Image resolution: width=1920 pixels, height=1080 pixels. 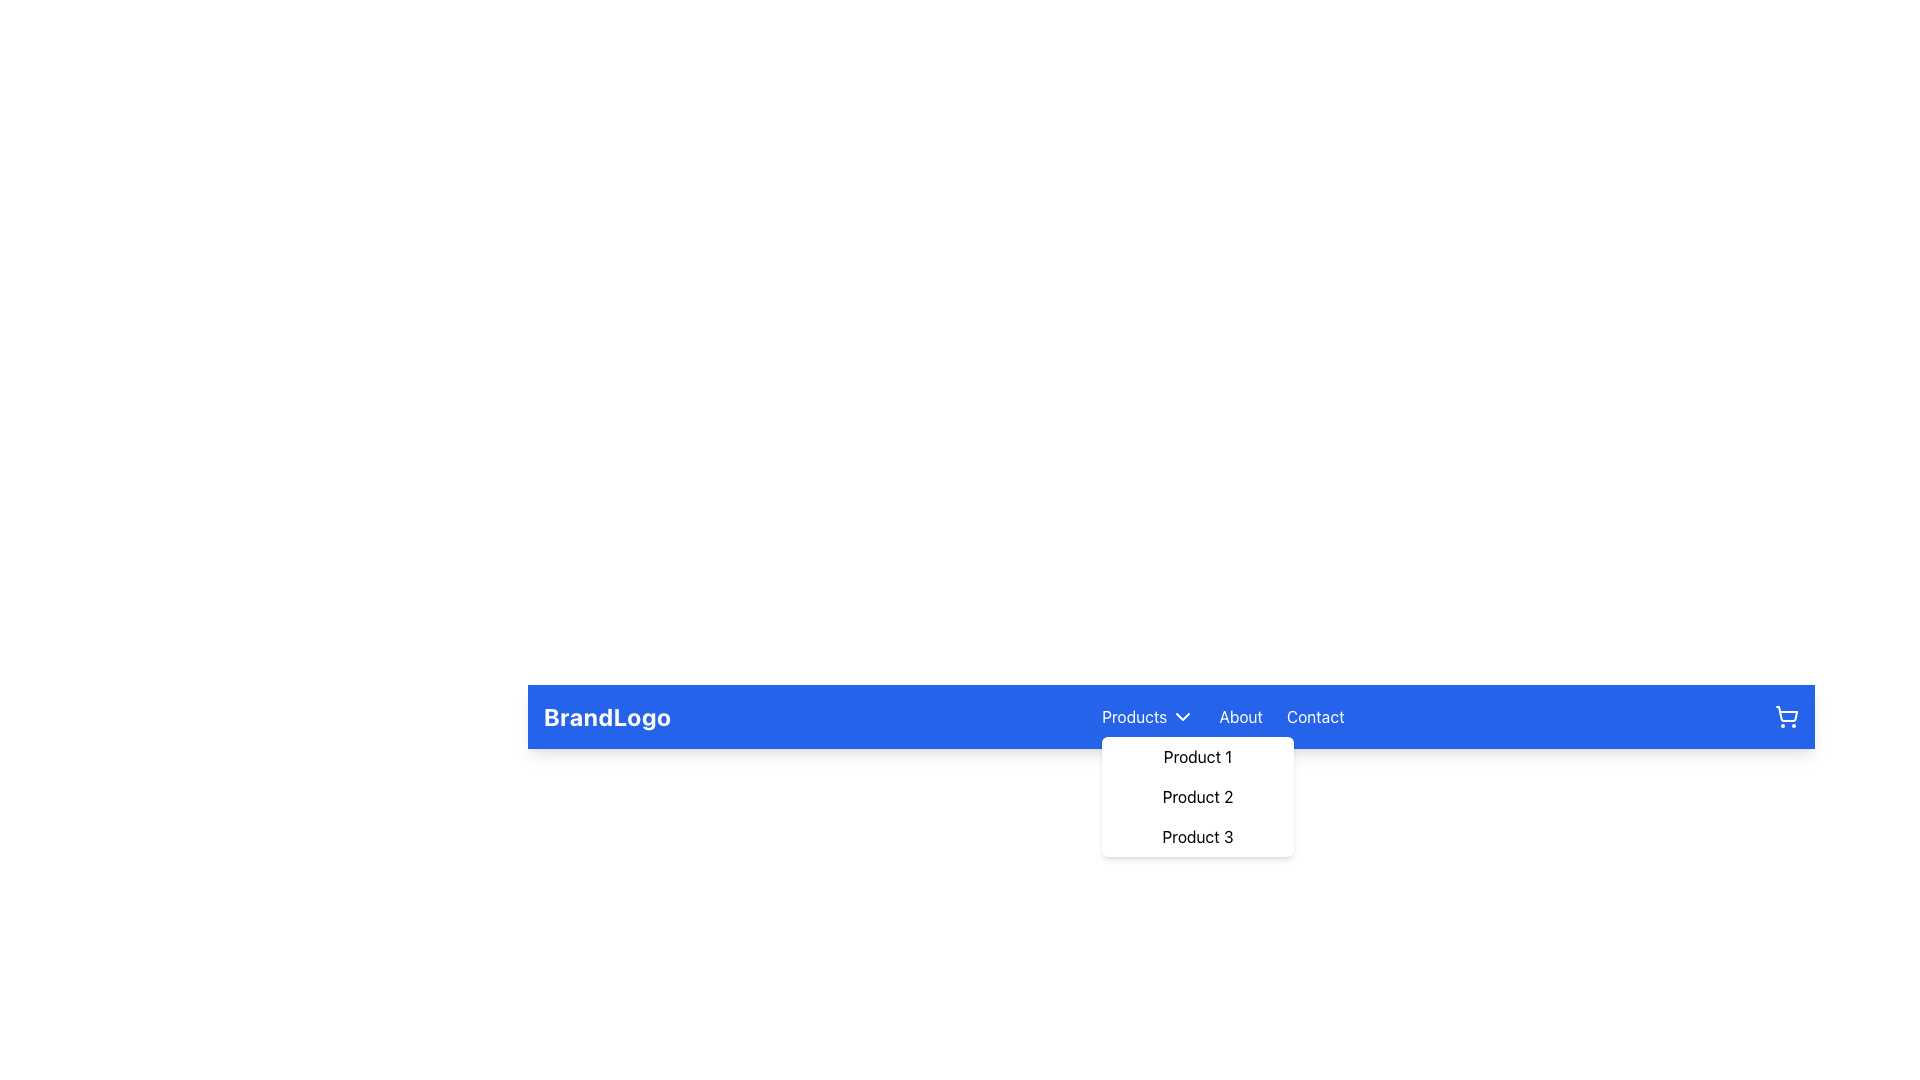 I want to click on an item in the 'Products' dropdown menu, so click(x=1198, y=796).